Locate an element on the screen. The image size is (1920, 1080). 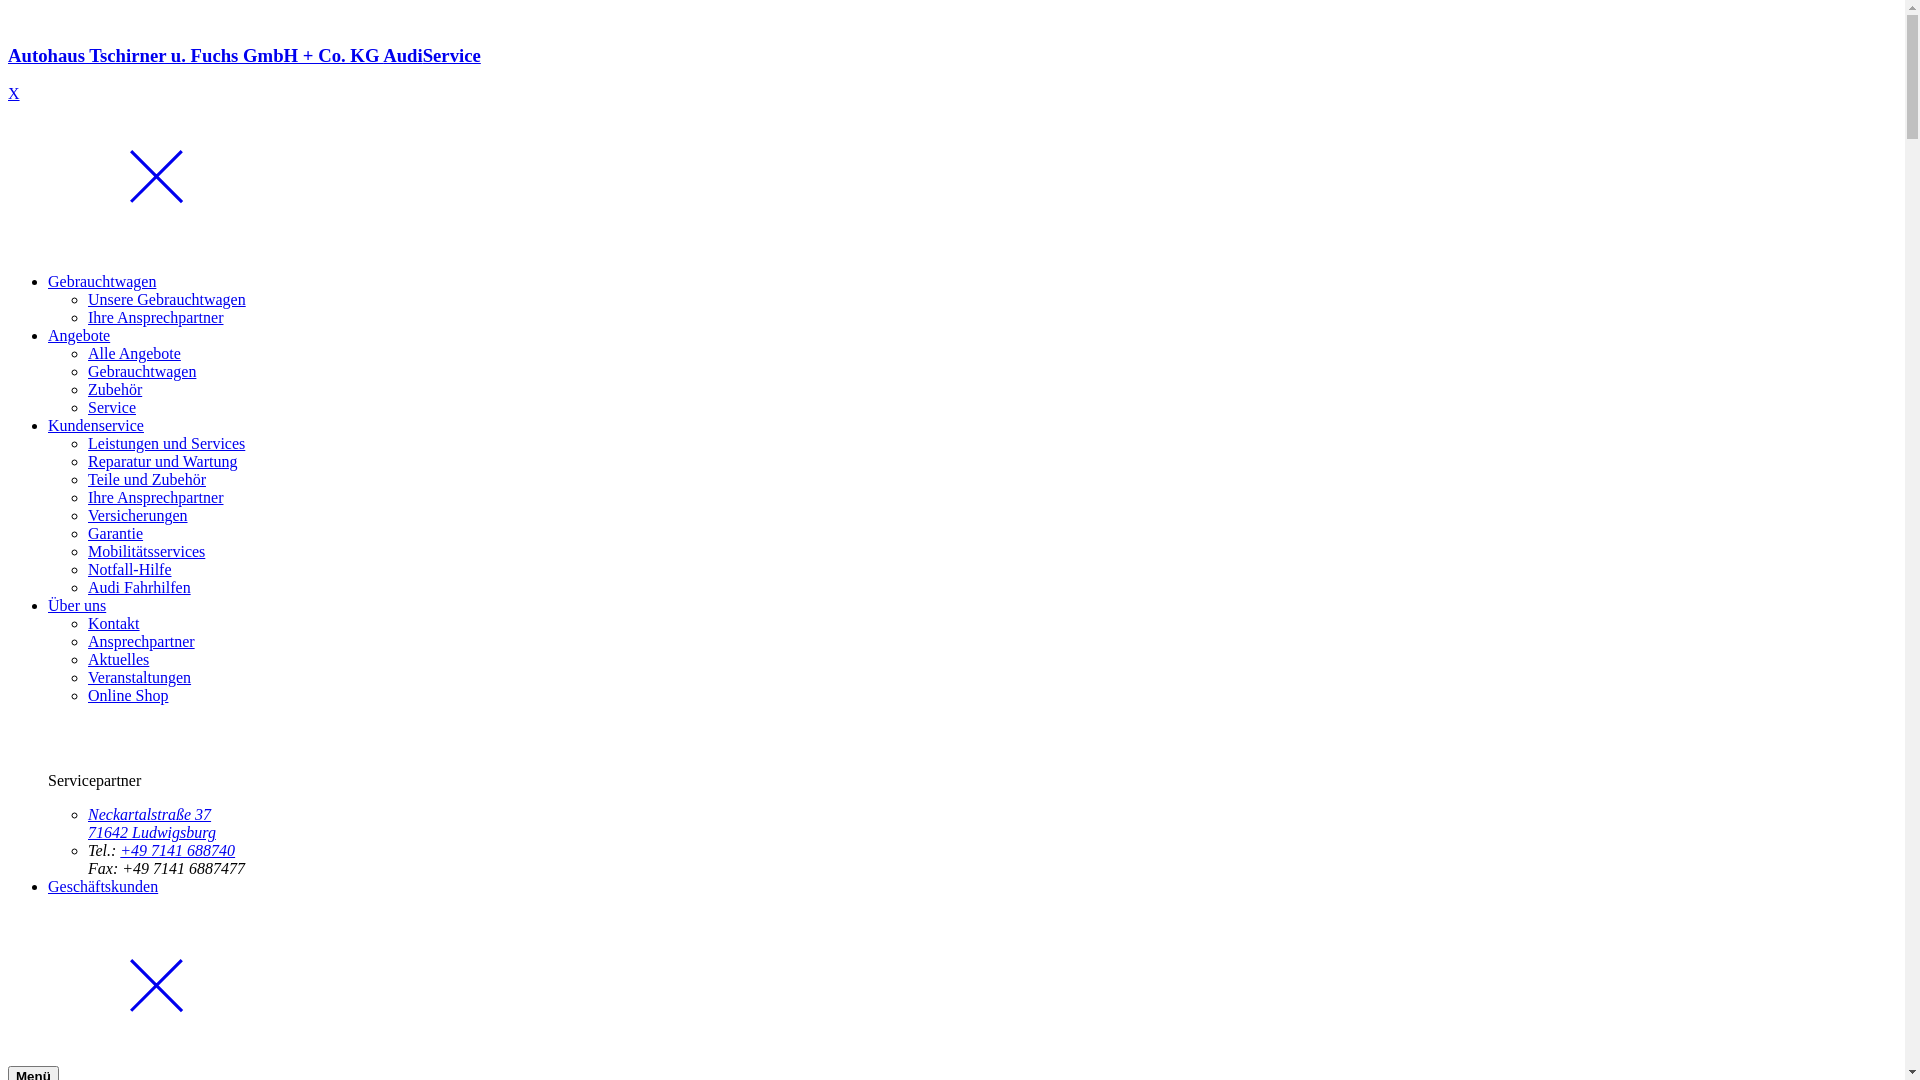
'Aktuelles' is located at coordinates (117, 659).